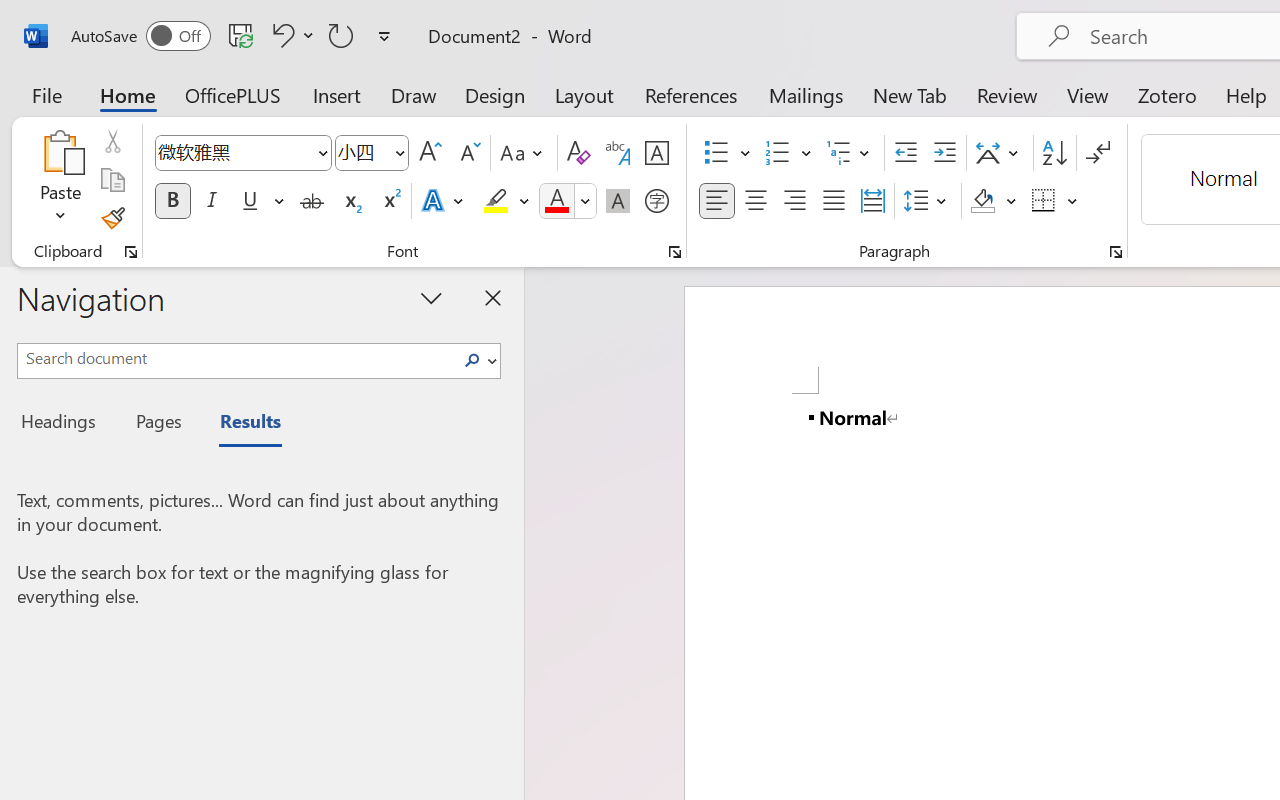 This screenshot has height=800, width=1280. Describe the element at coordinates (384, 35) in the screenshot. I see `'Customize Quick Access Toolbar'` at that location.